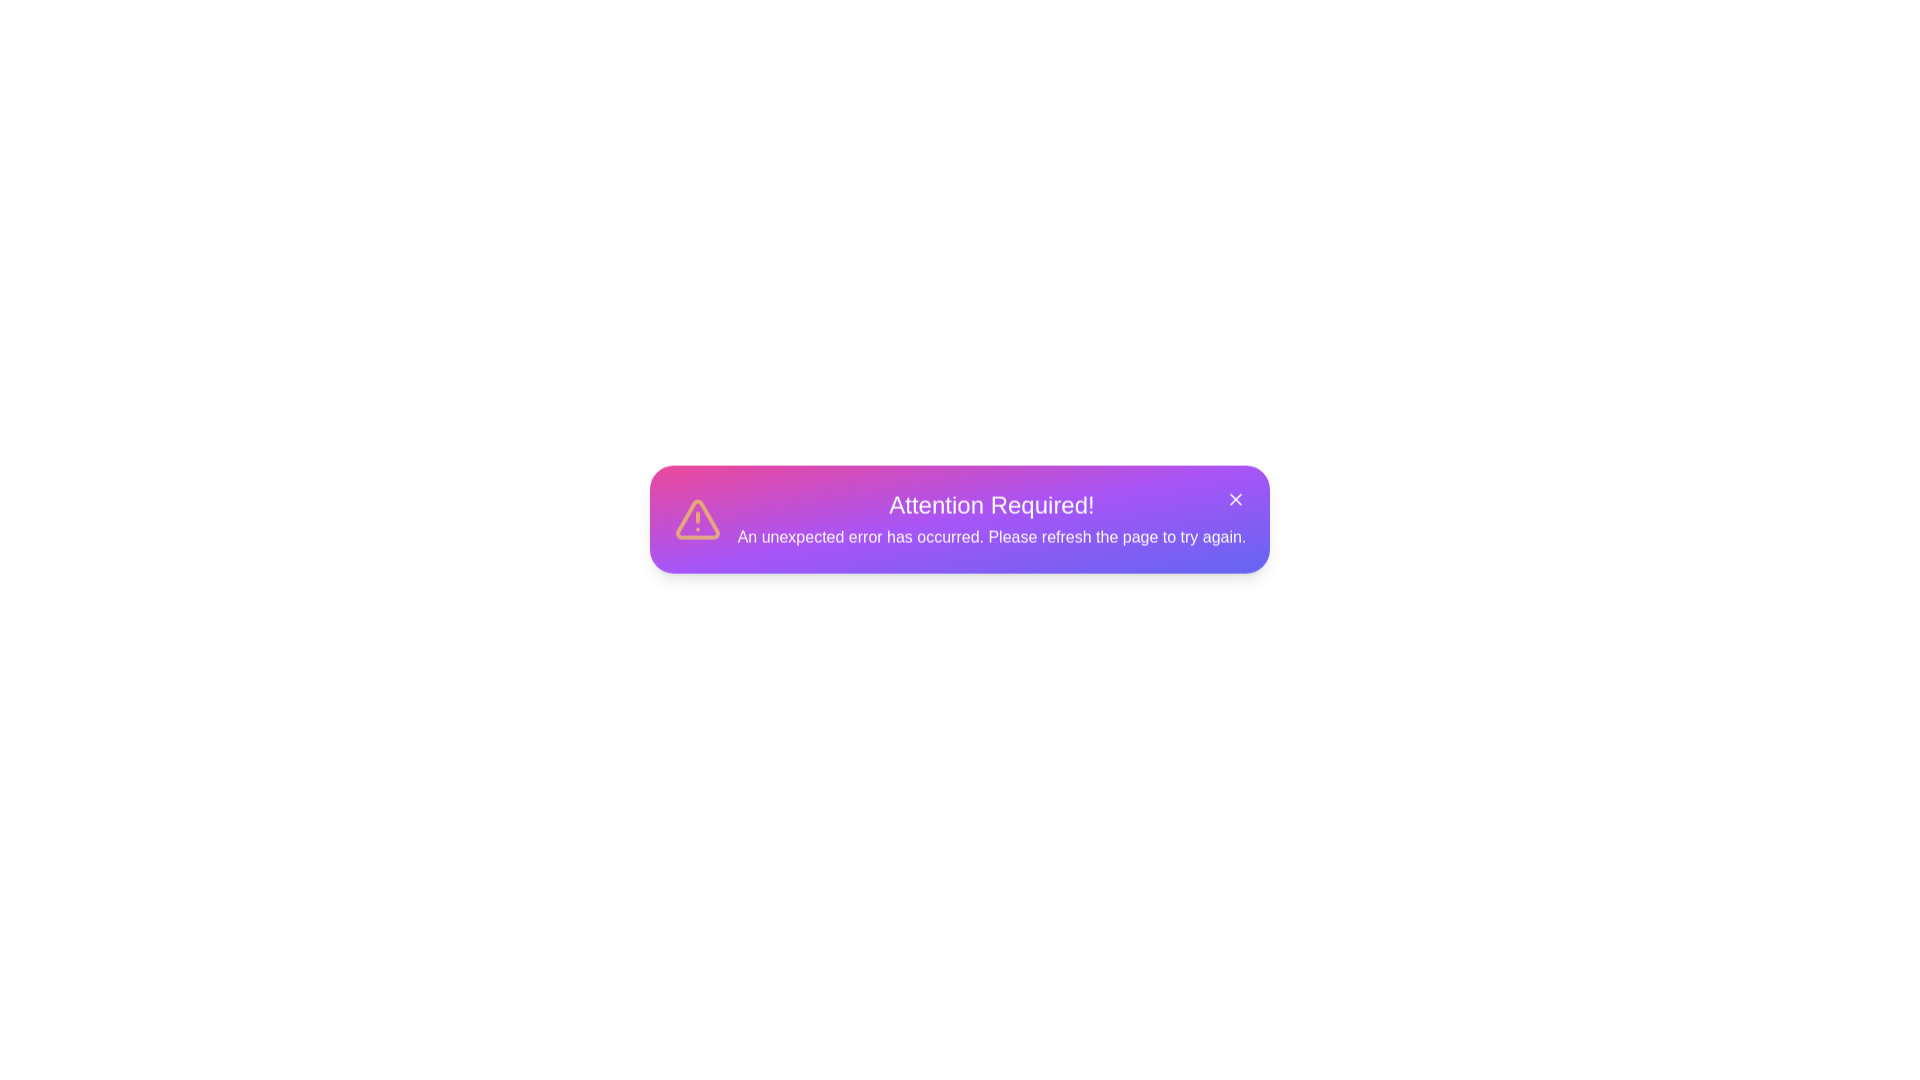 Image resolution: width=1920 pixels, height=1080 pixels. I want to click on the close button of the notification popup to dismiss it, so click(1235, 508).